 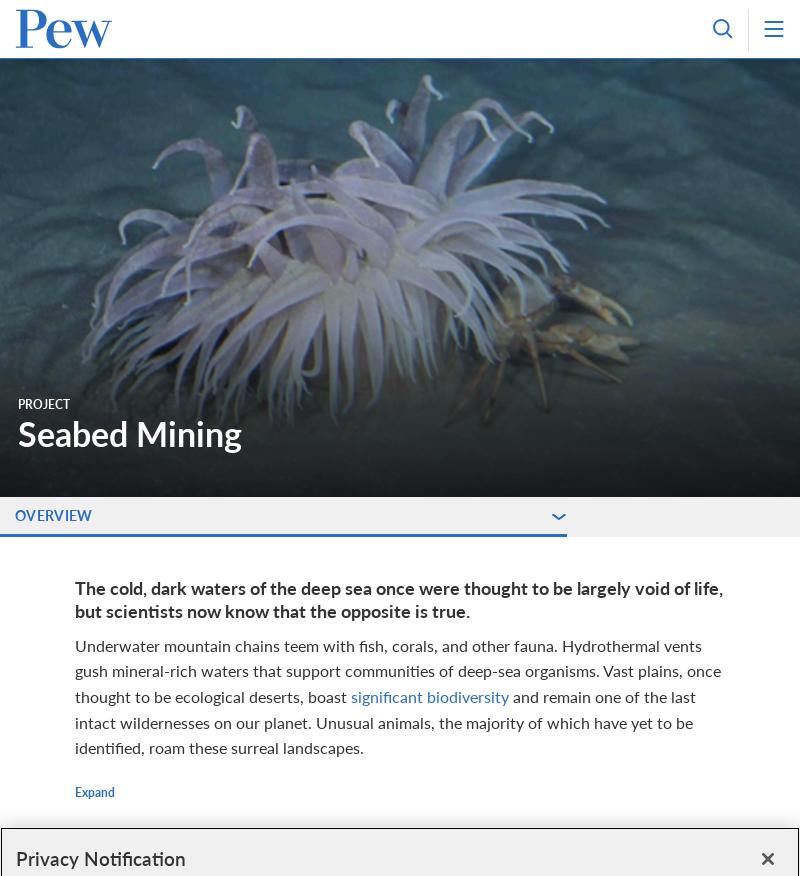 What do you see at coordinates (129, 433) in the screenshot?
I see `'Seabed Mining'` at bounding box center [129, 433].